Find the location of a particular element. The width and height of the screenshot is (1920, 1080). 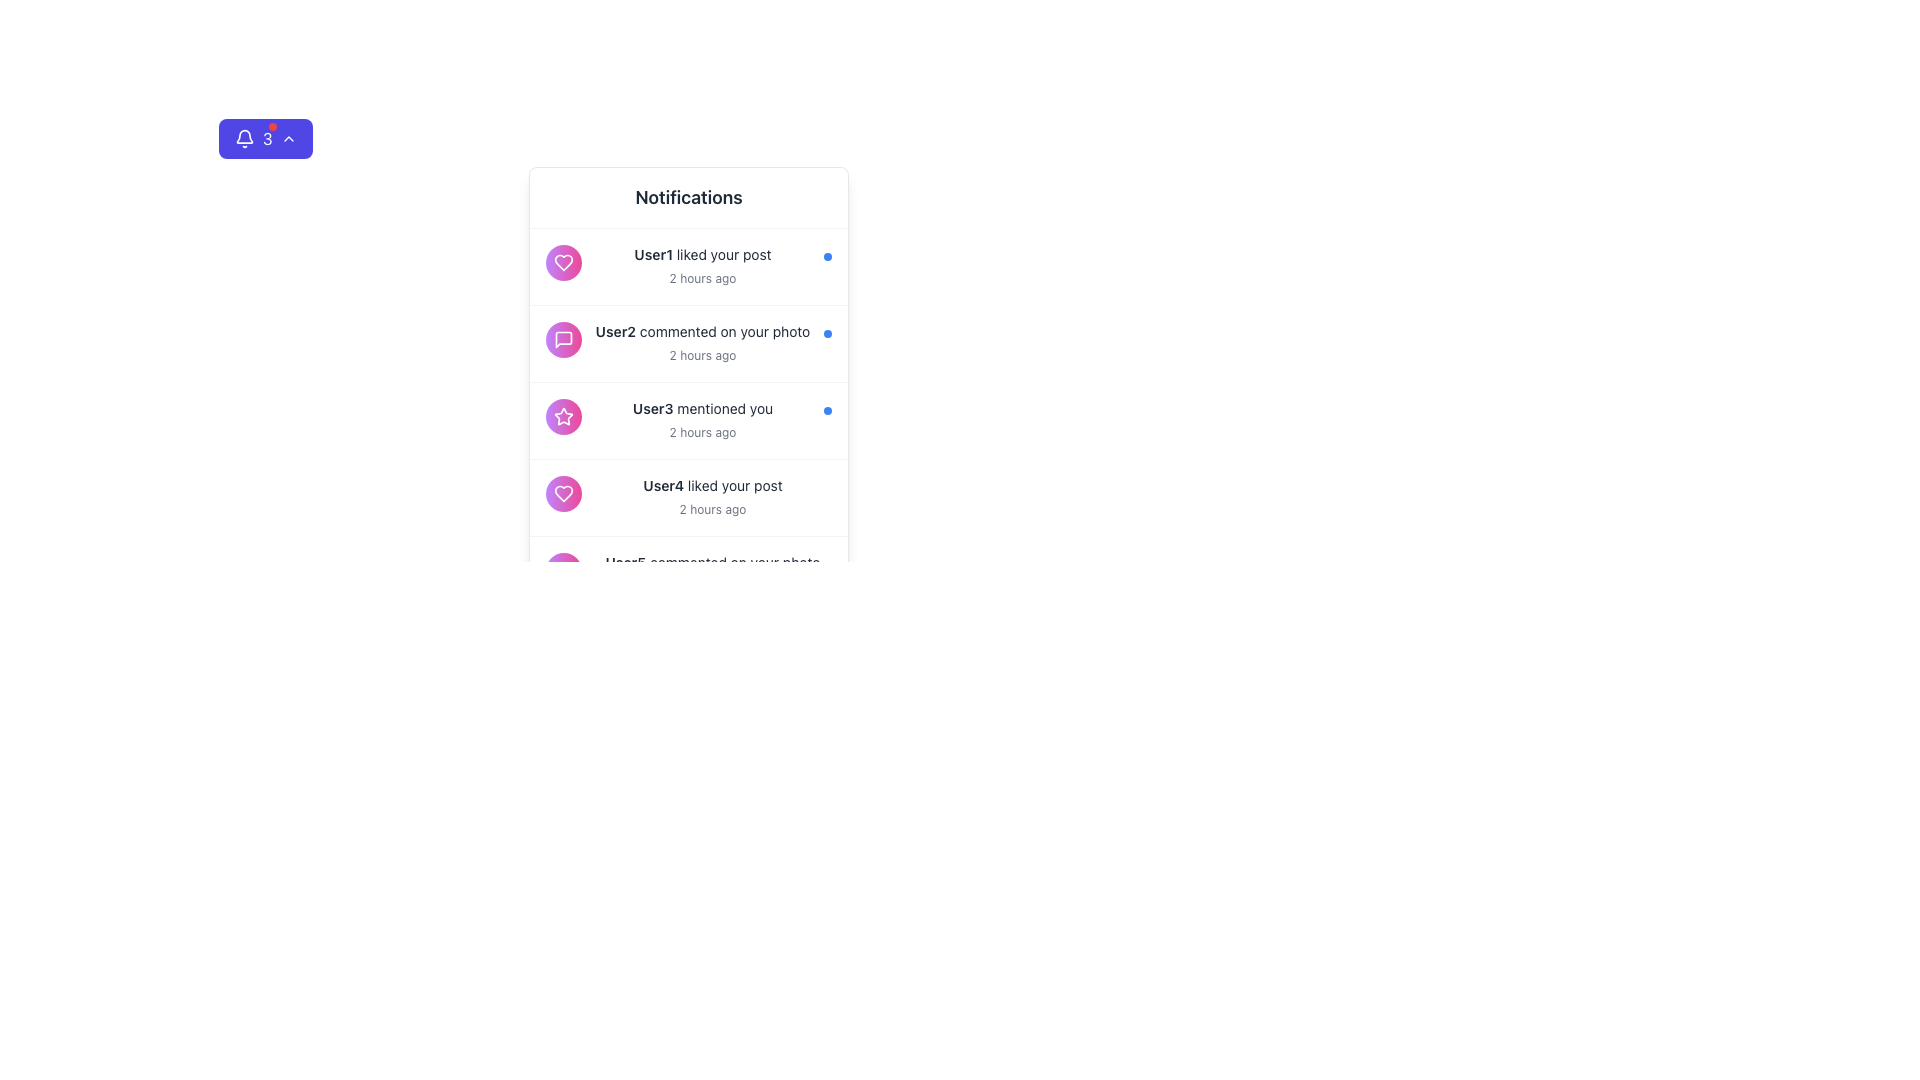

the notification message item displaying 'User5 commented on your photo' located at the bottom of the notification panel is located at coordinates (689, 575).